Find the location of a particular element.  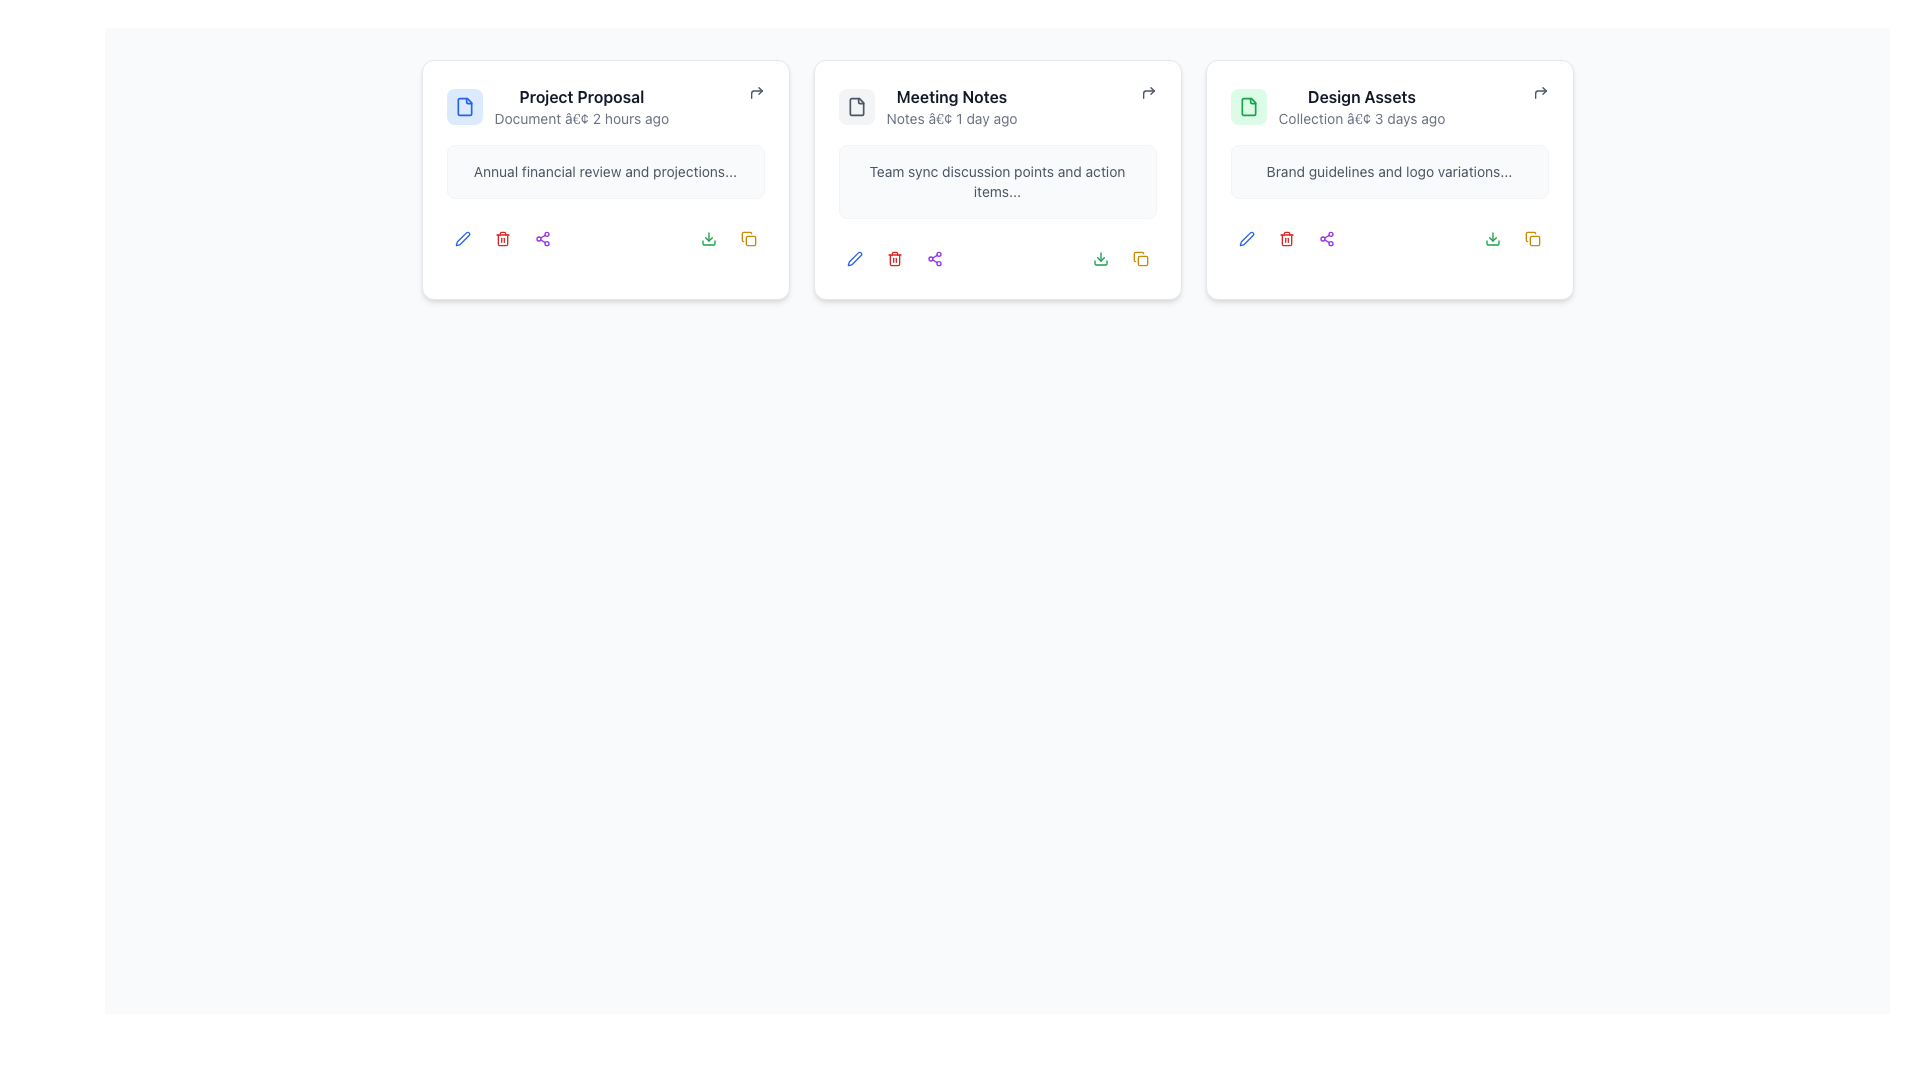

the static text label displaying 'Document â€¢ 2 hours ago', which is positioned beneath the title 'Project Proposal' in the first card of a horizontal arrangement of cards is located at coordinates (580, 119).